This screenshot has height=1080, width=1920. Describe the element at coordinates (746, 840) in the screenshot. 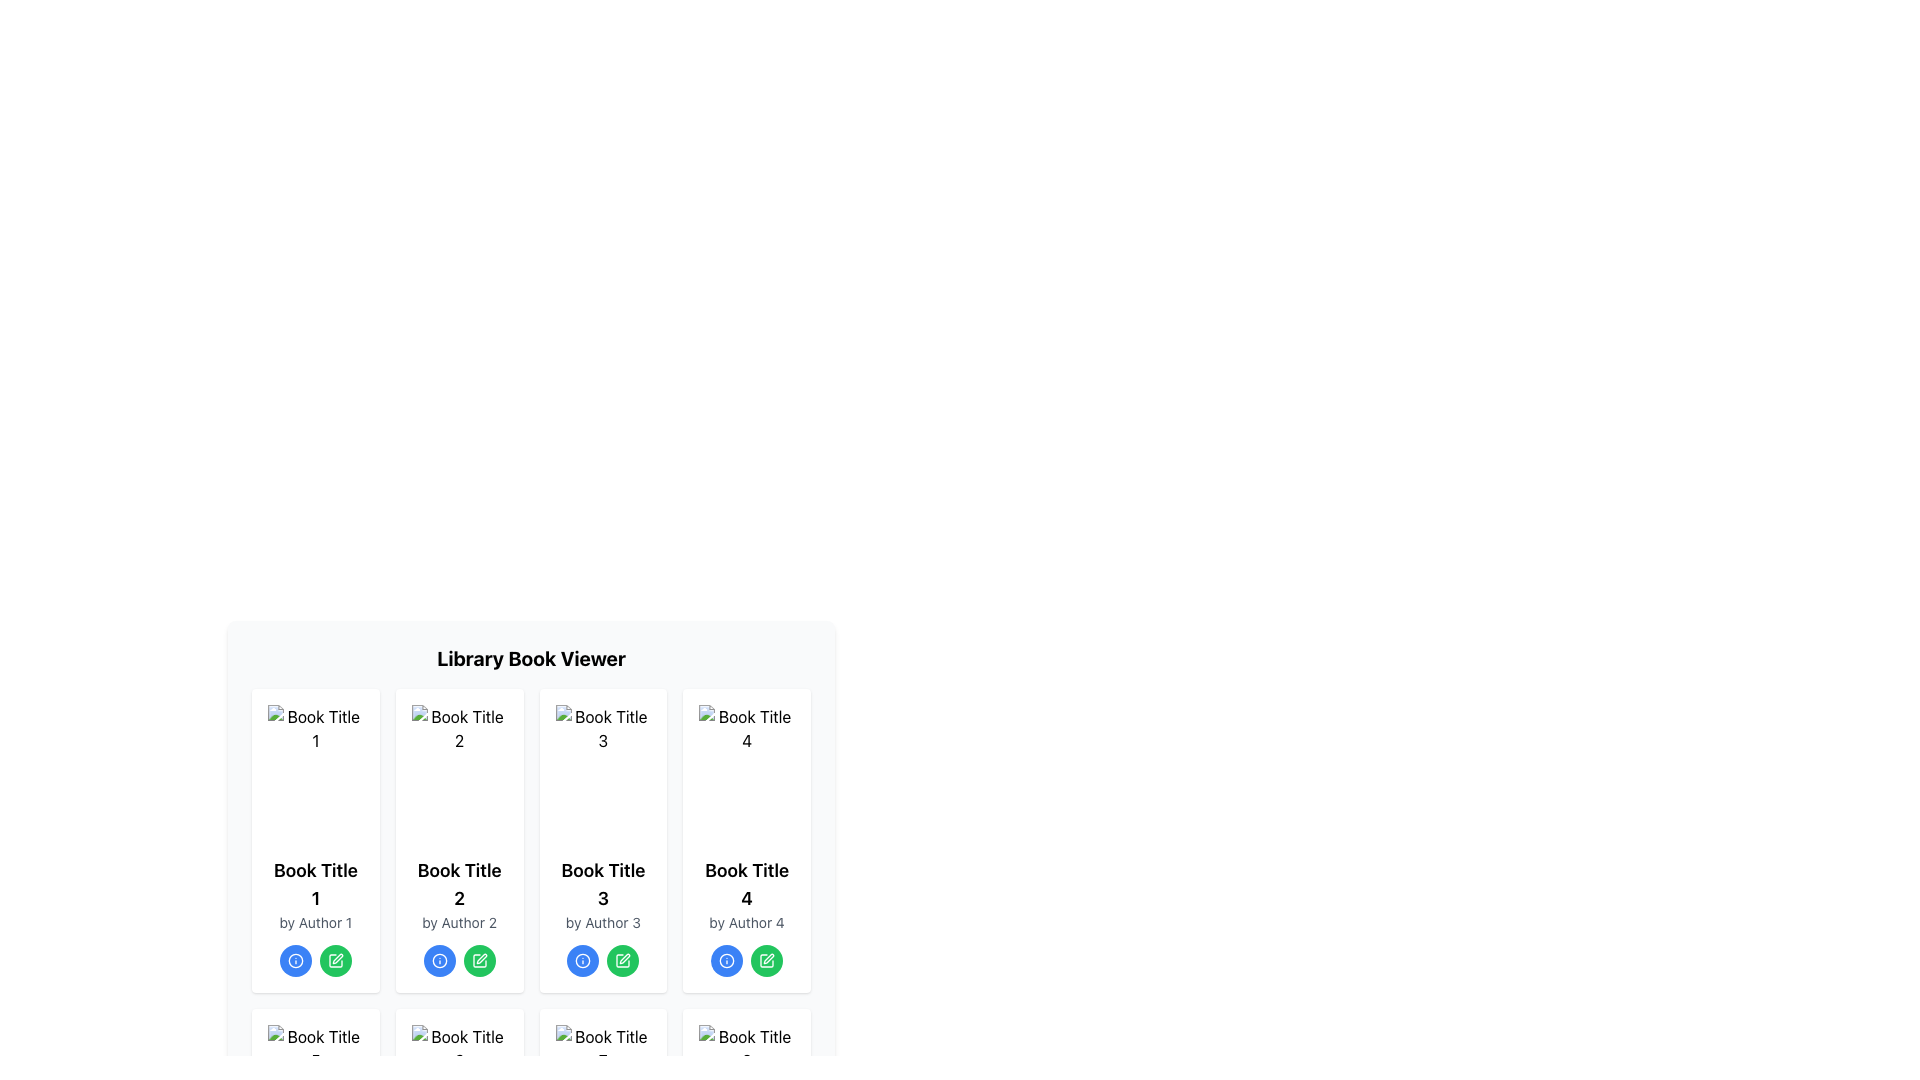

I see `the green edit button located at the bottom right of the Card element displaying information about 'Book Title 4'` at that location.